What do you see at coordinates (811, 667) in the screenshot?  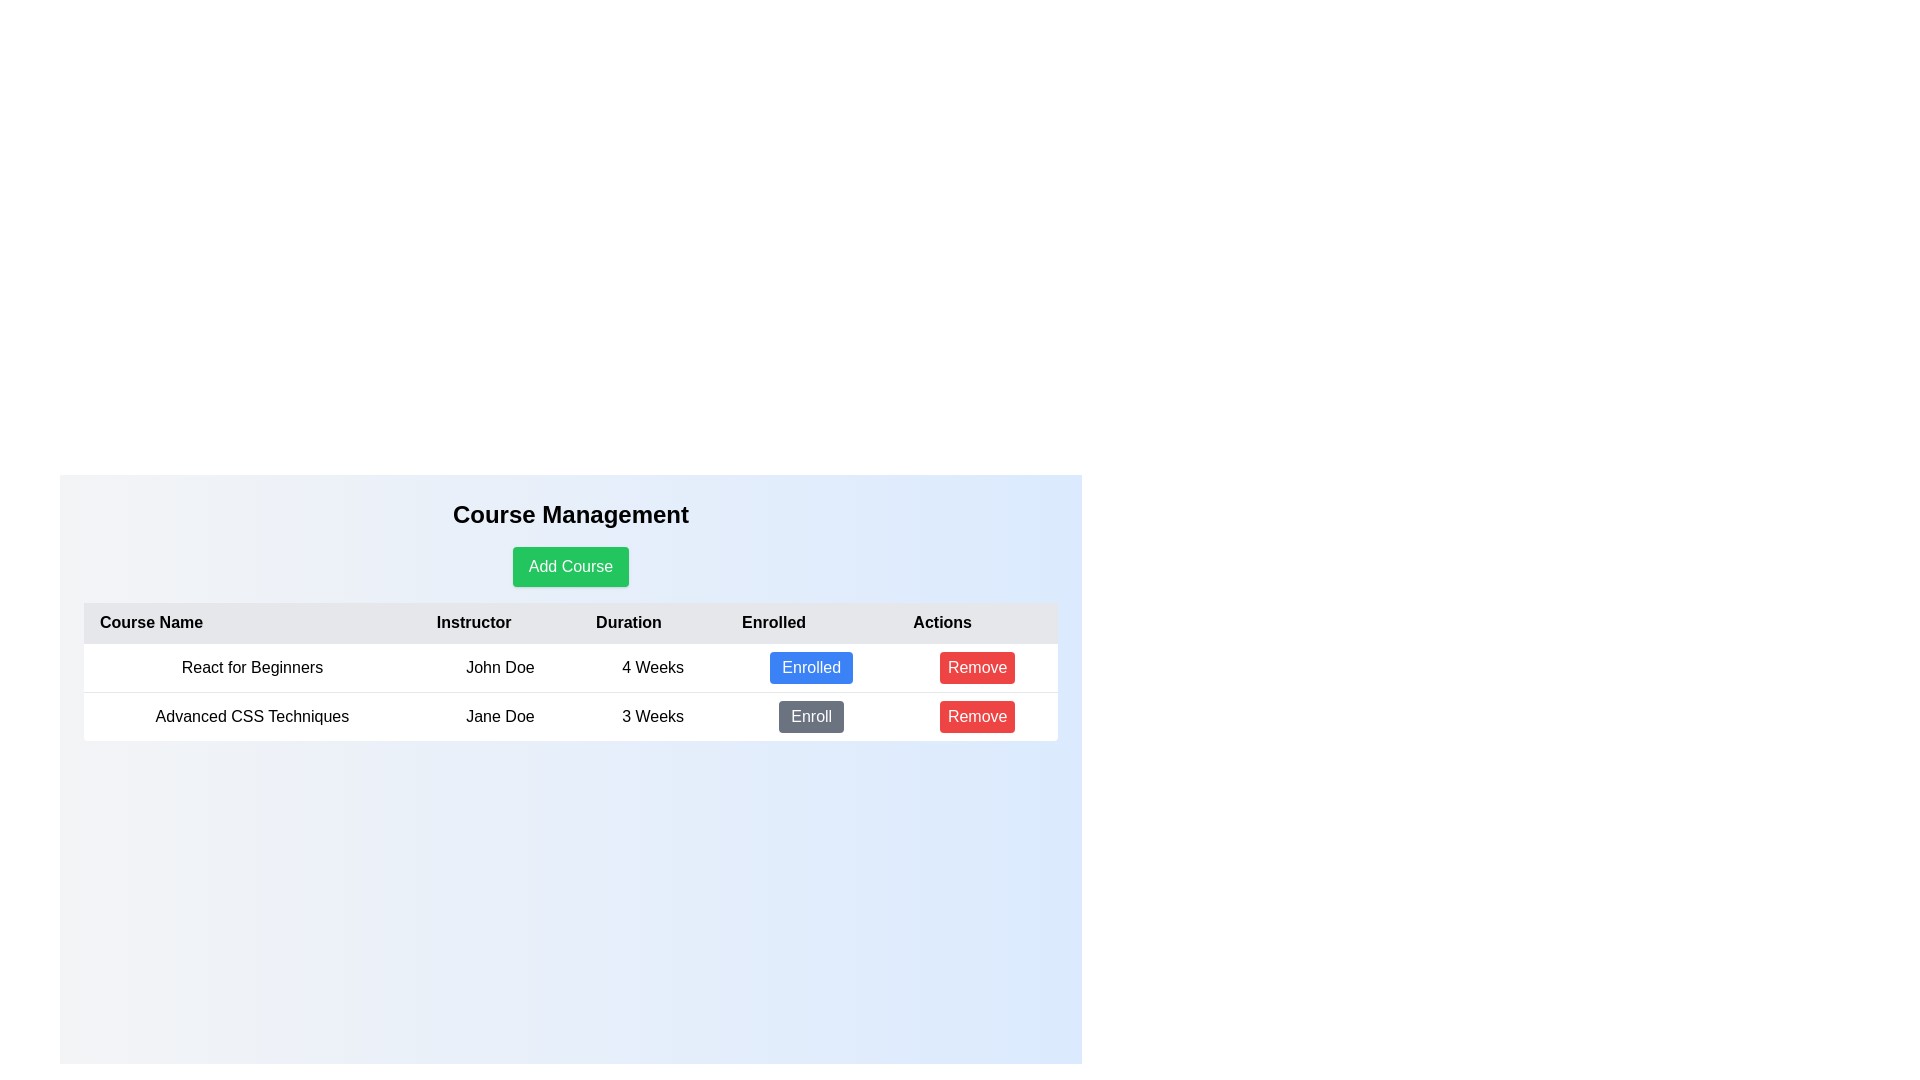 I see `the blue 'Enrolled' status indicator button with white text, which is located in the 'Enrolled' column of the first row of a table layout, between the '4 Weeks' text and the 'Remove' button for the course 'React for Beginners.'` at bounding box center [811, 667].